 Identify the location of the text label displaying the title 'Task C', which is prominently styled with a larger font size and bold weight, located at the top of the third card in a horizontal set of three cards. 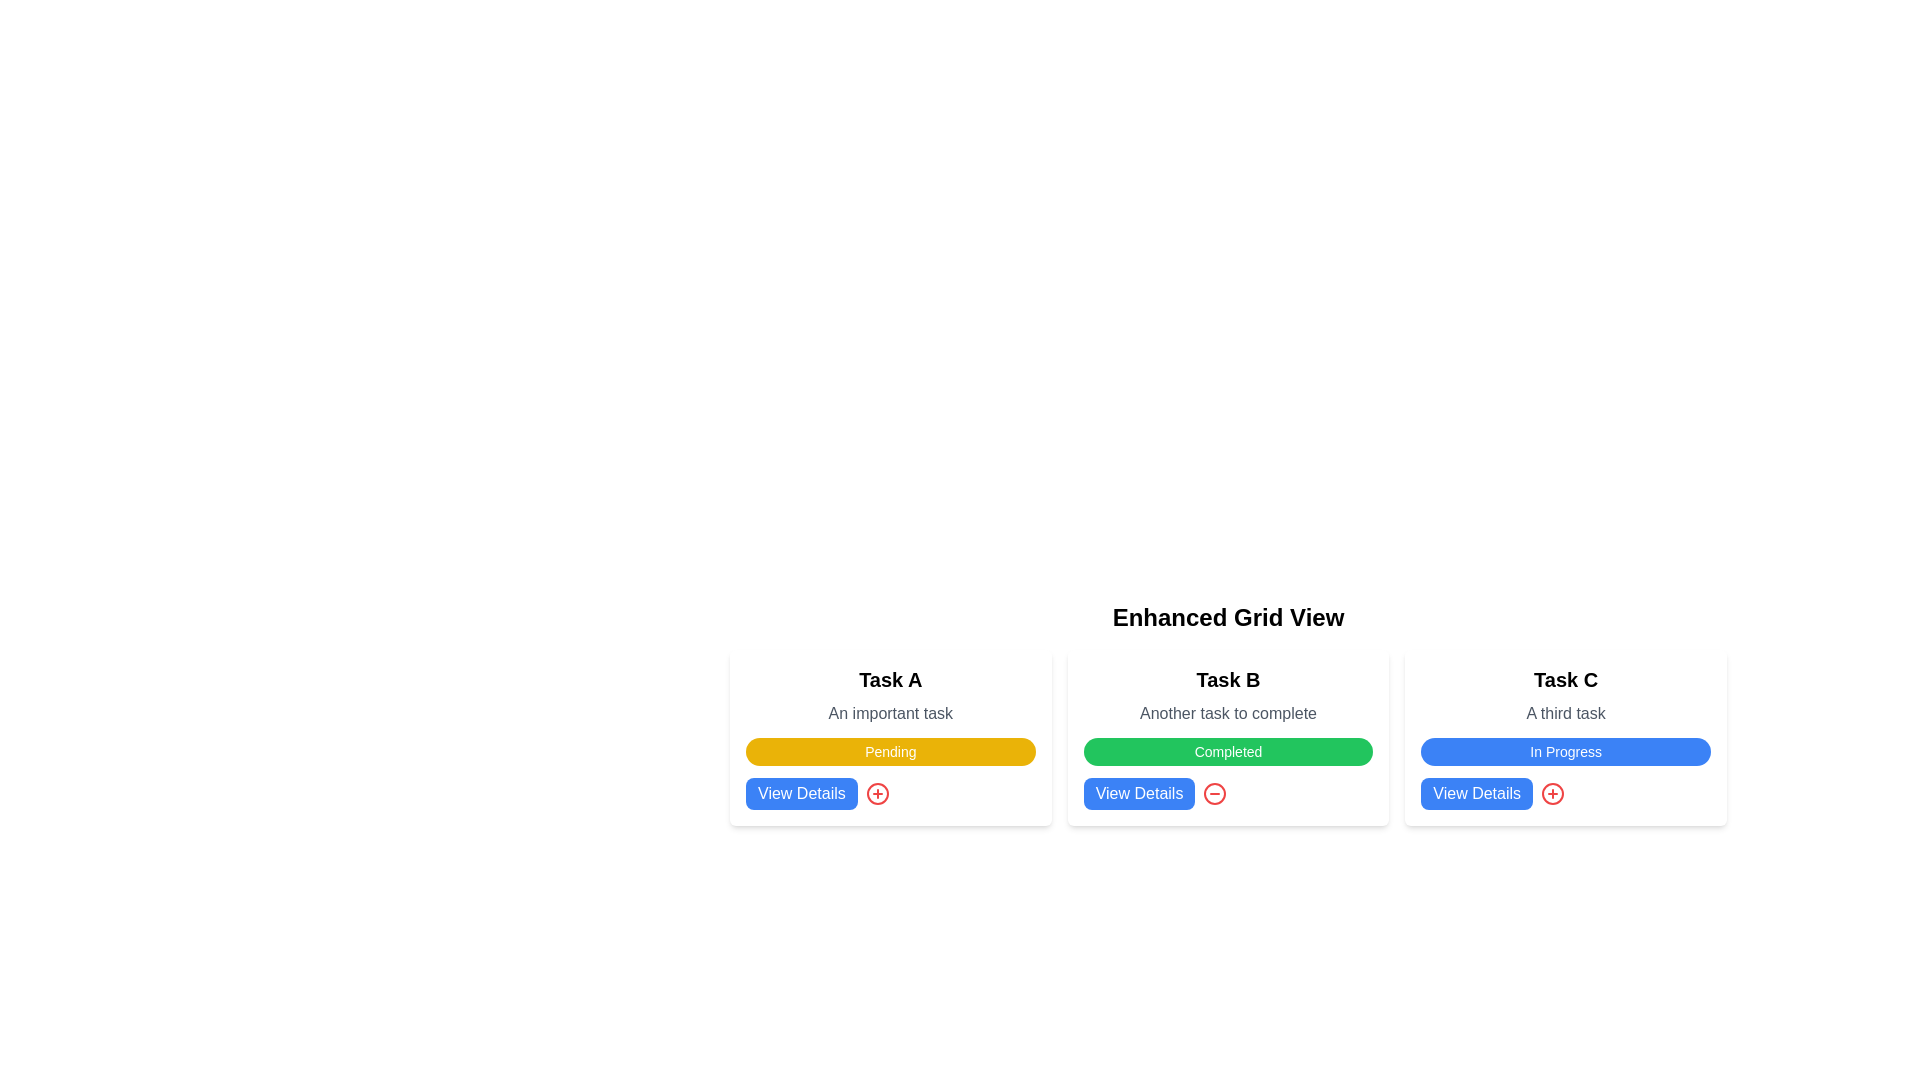
(1565, 678).